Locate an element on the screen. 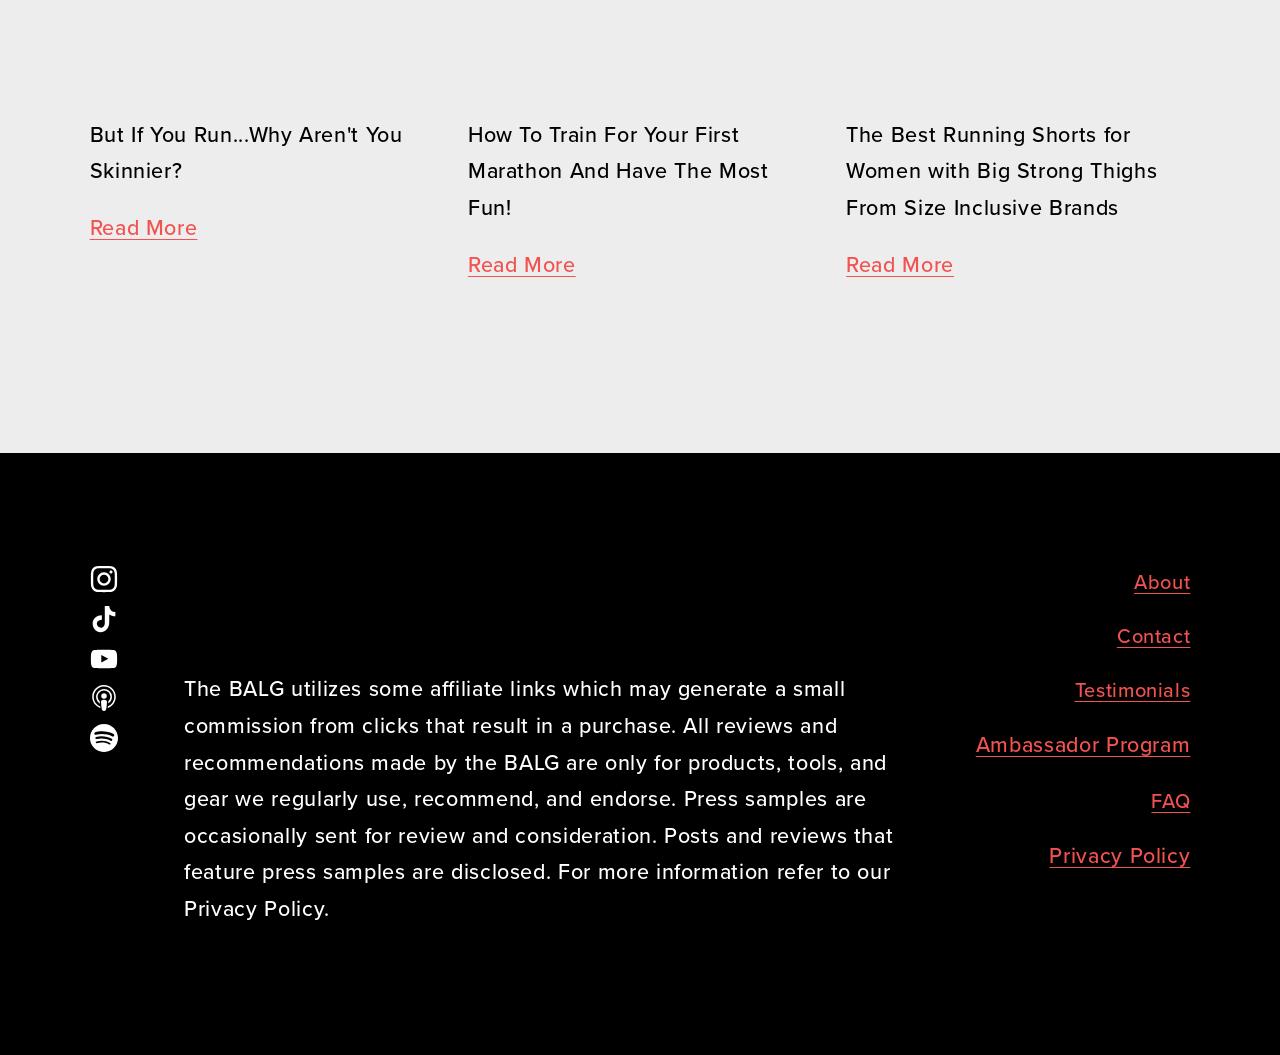 Image resolution: width=1280 pixels, height=1055 pixels. 'The Best Running Shorts for Women with Big Strong Thighs From Size Inclusive Brands' is located at coordinates (845, 170).